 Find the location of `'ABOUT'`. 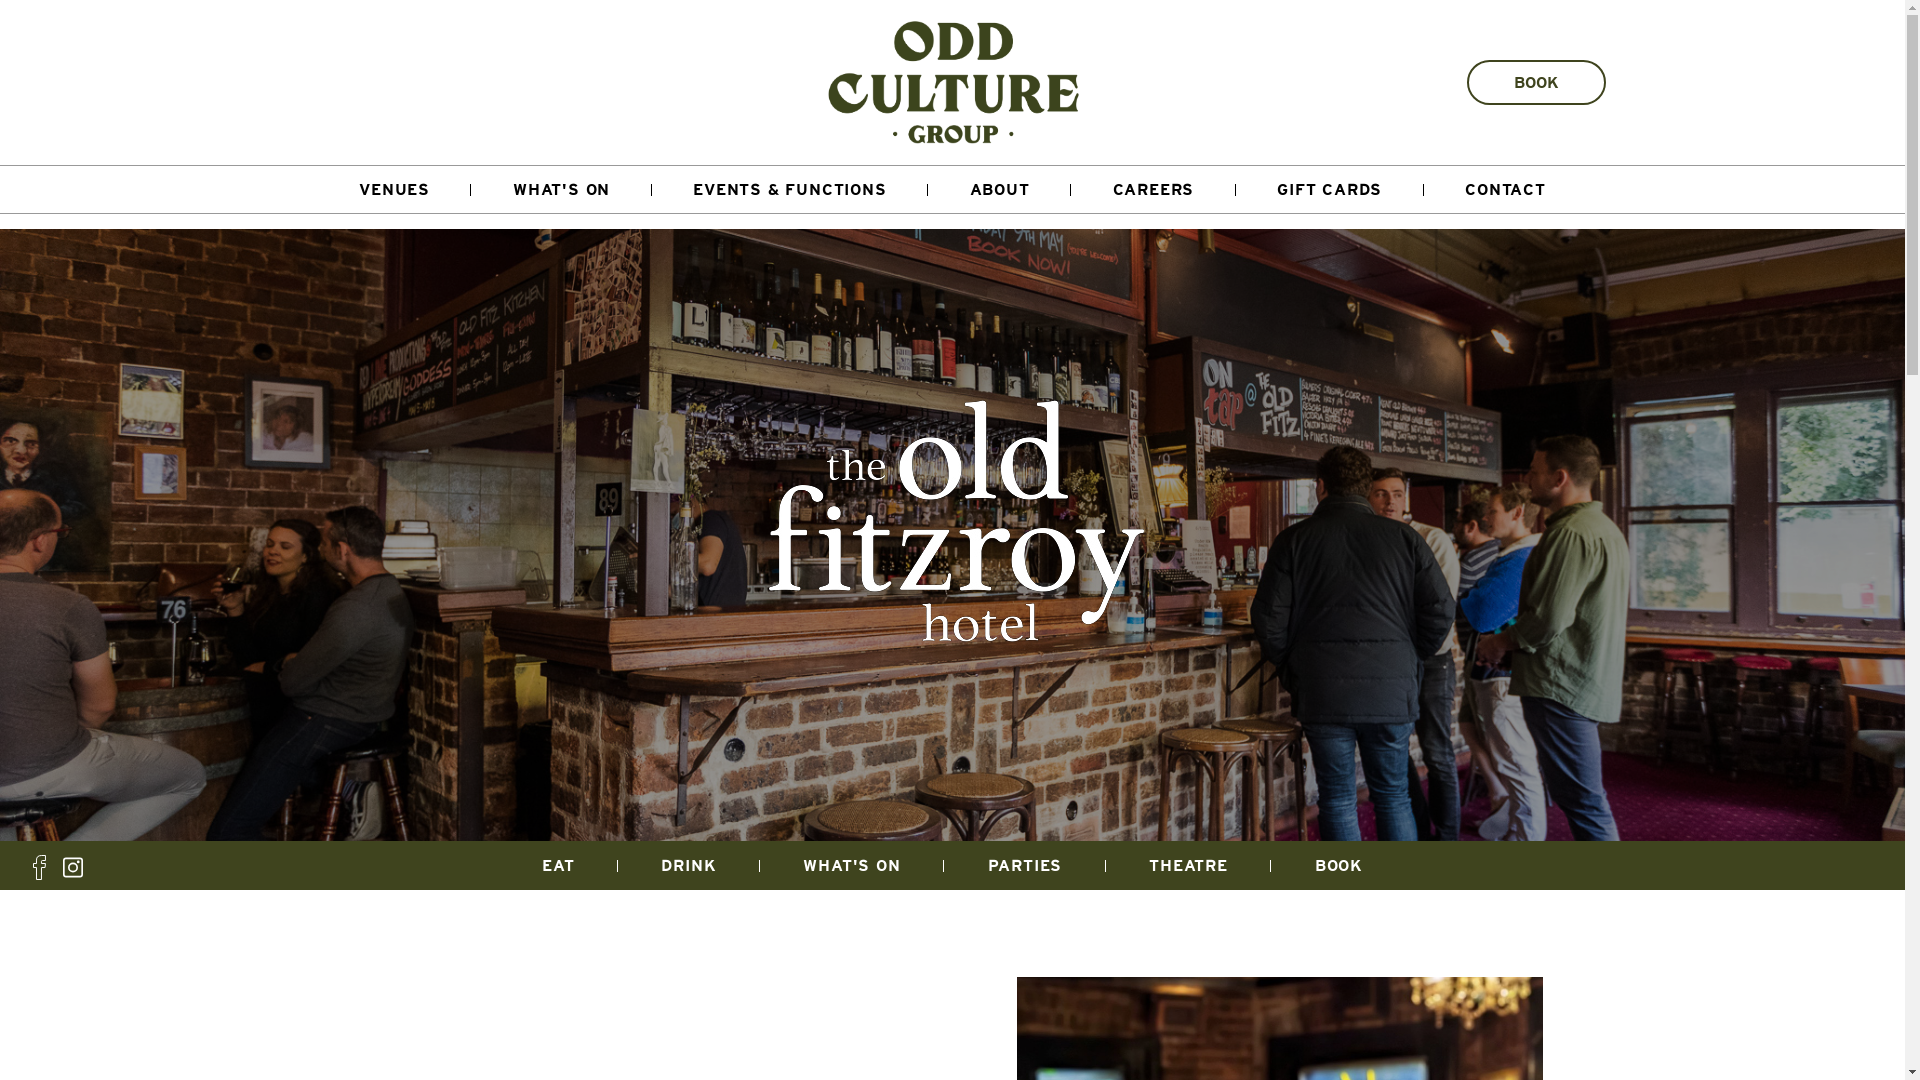

'ABOUT' is located at coordinates (926, 189).